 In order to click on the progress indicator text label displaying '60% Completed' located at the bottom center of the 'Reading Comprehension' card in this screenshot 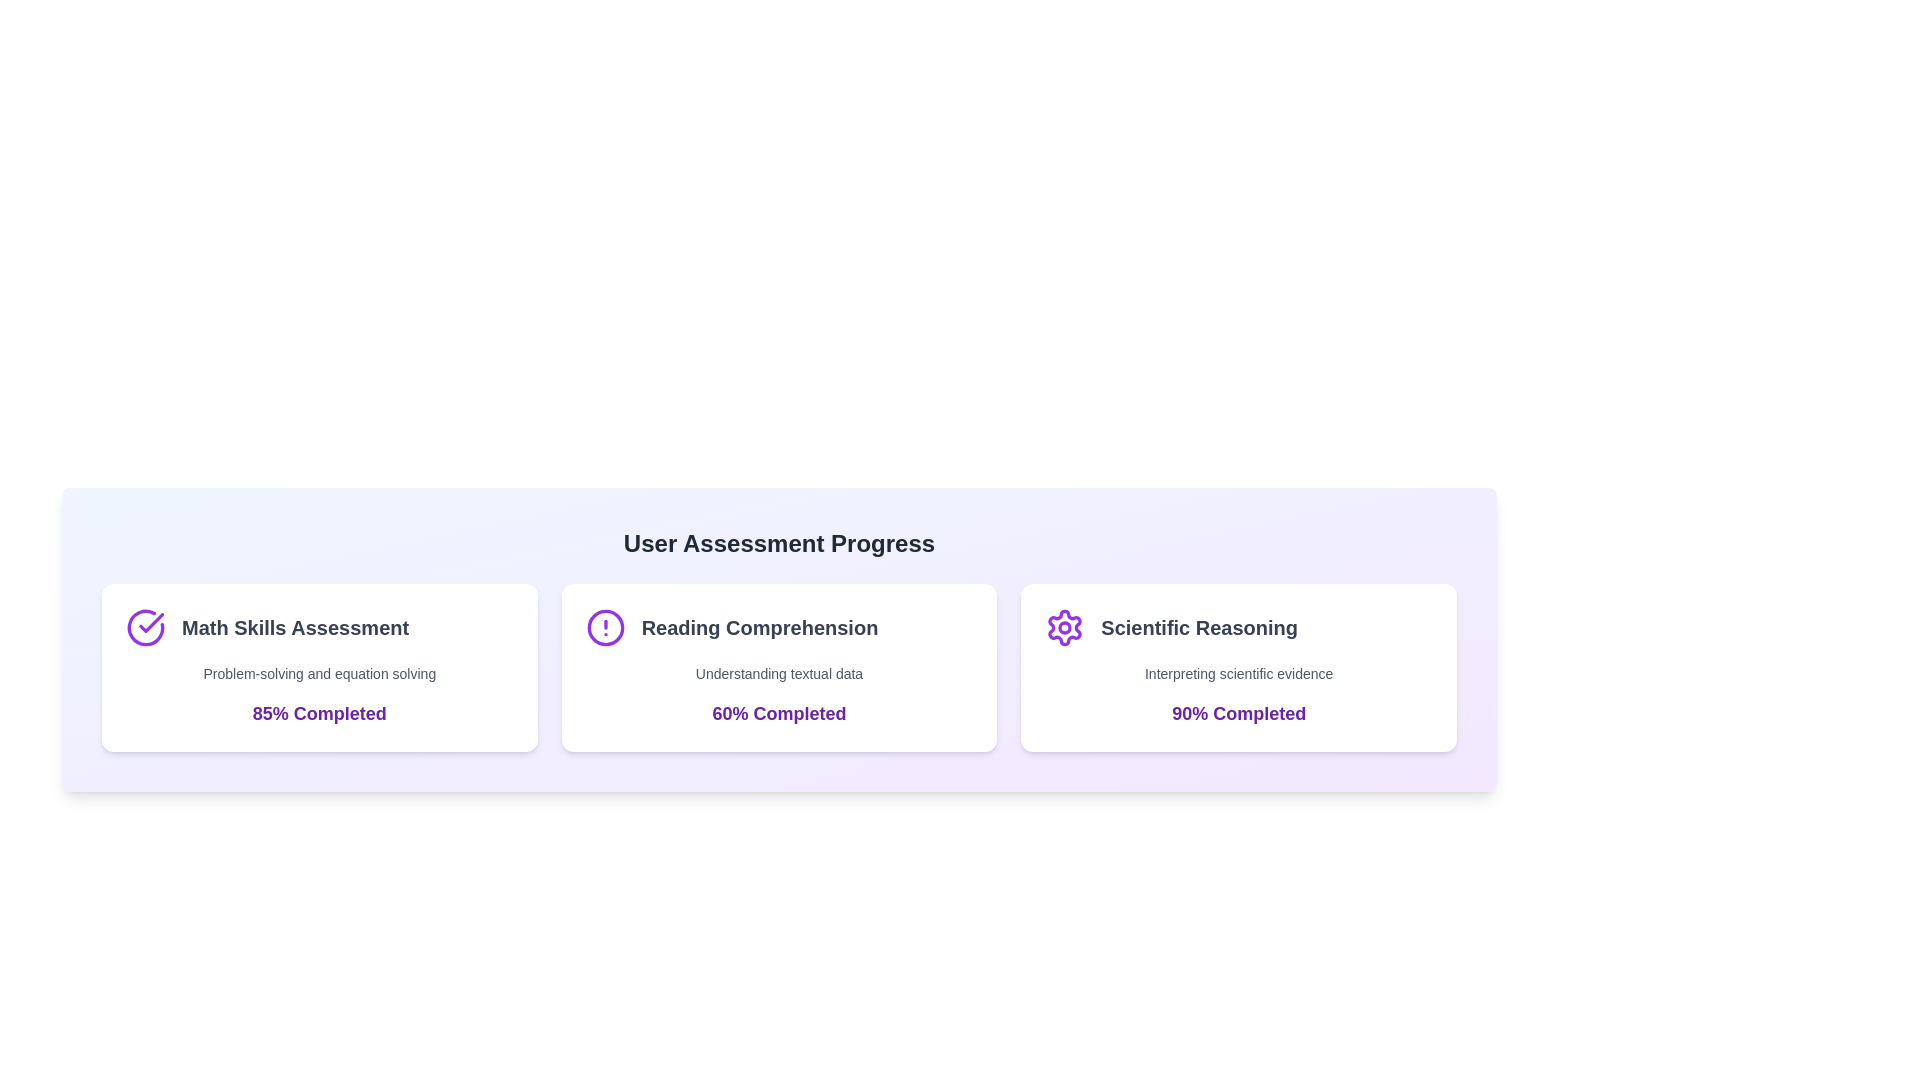, I will do `click(778, 712)`.